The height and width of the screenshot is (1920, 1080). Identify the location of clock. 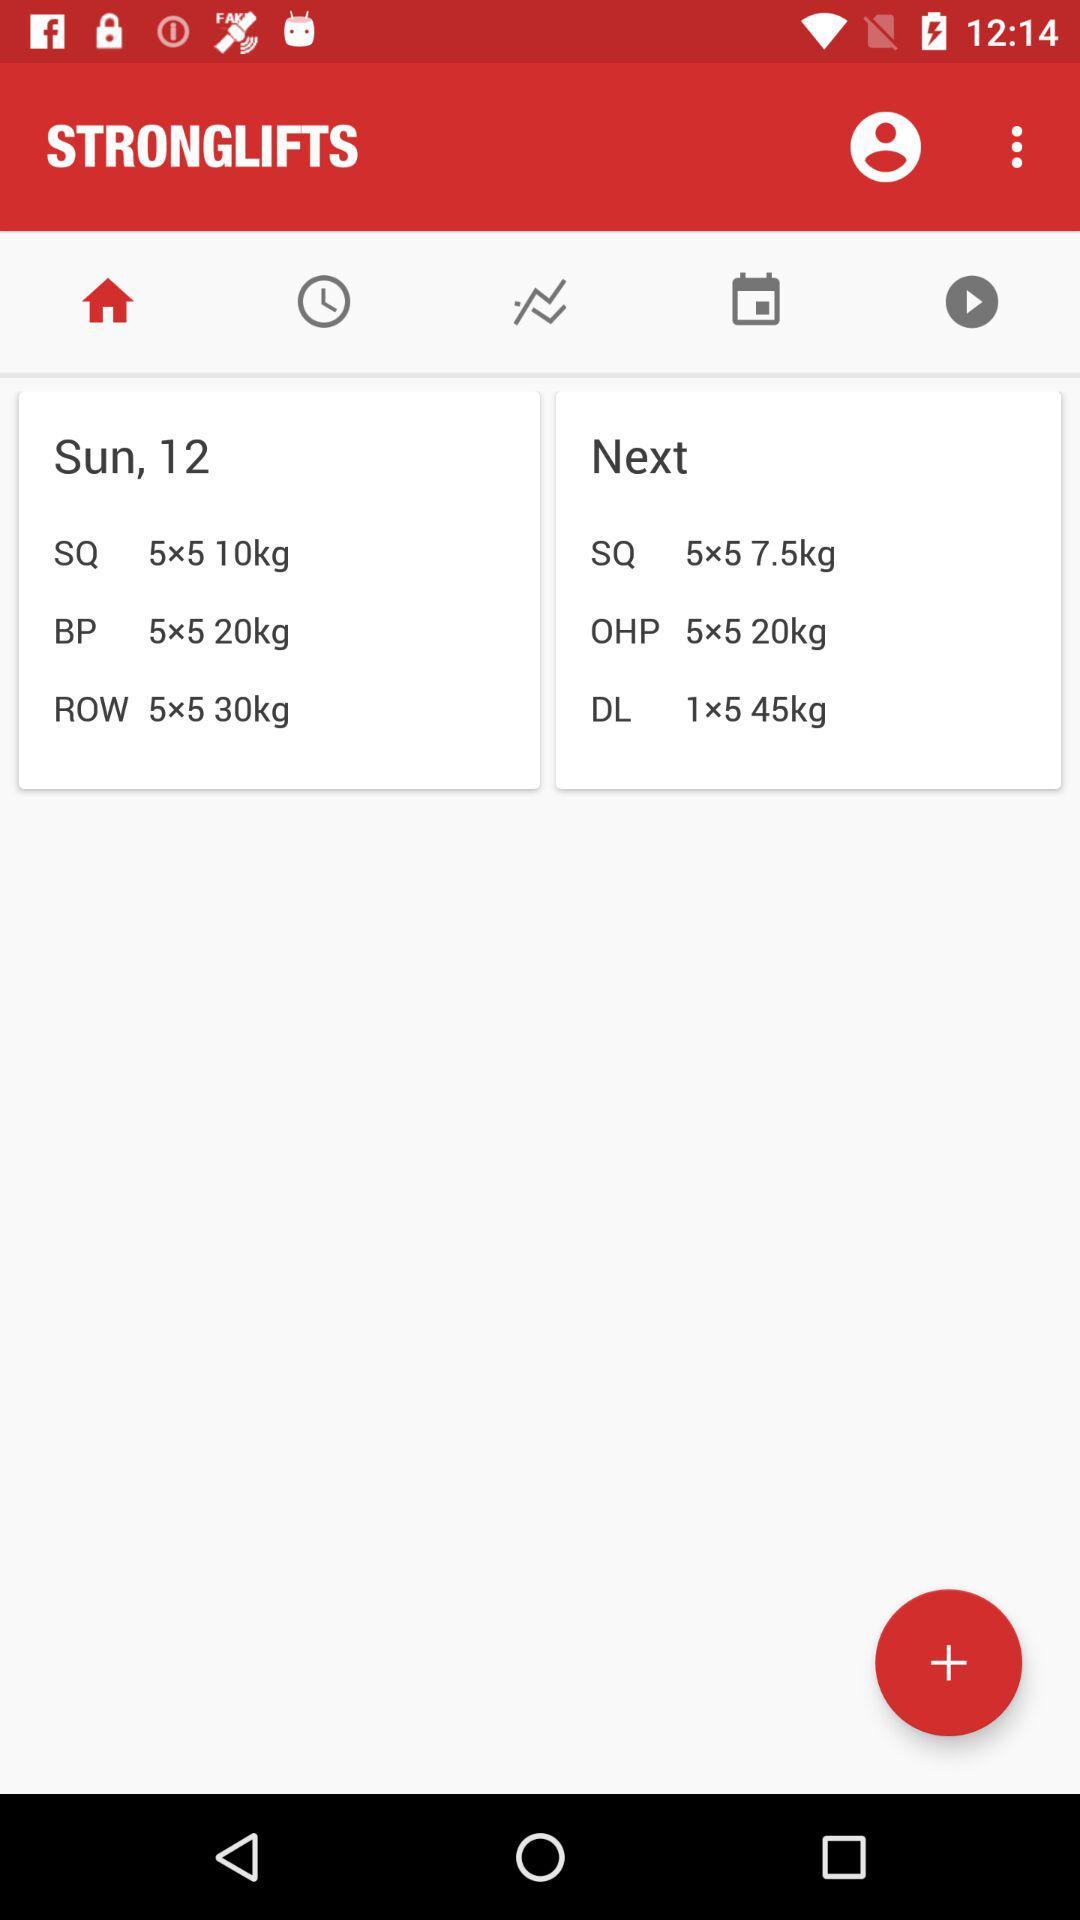
(323, 300).